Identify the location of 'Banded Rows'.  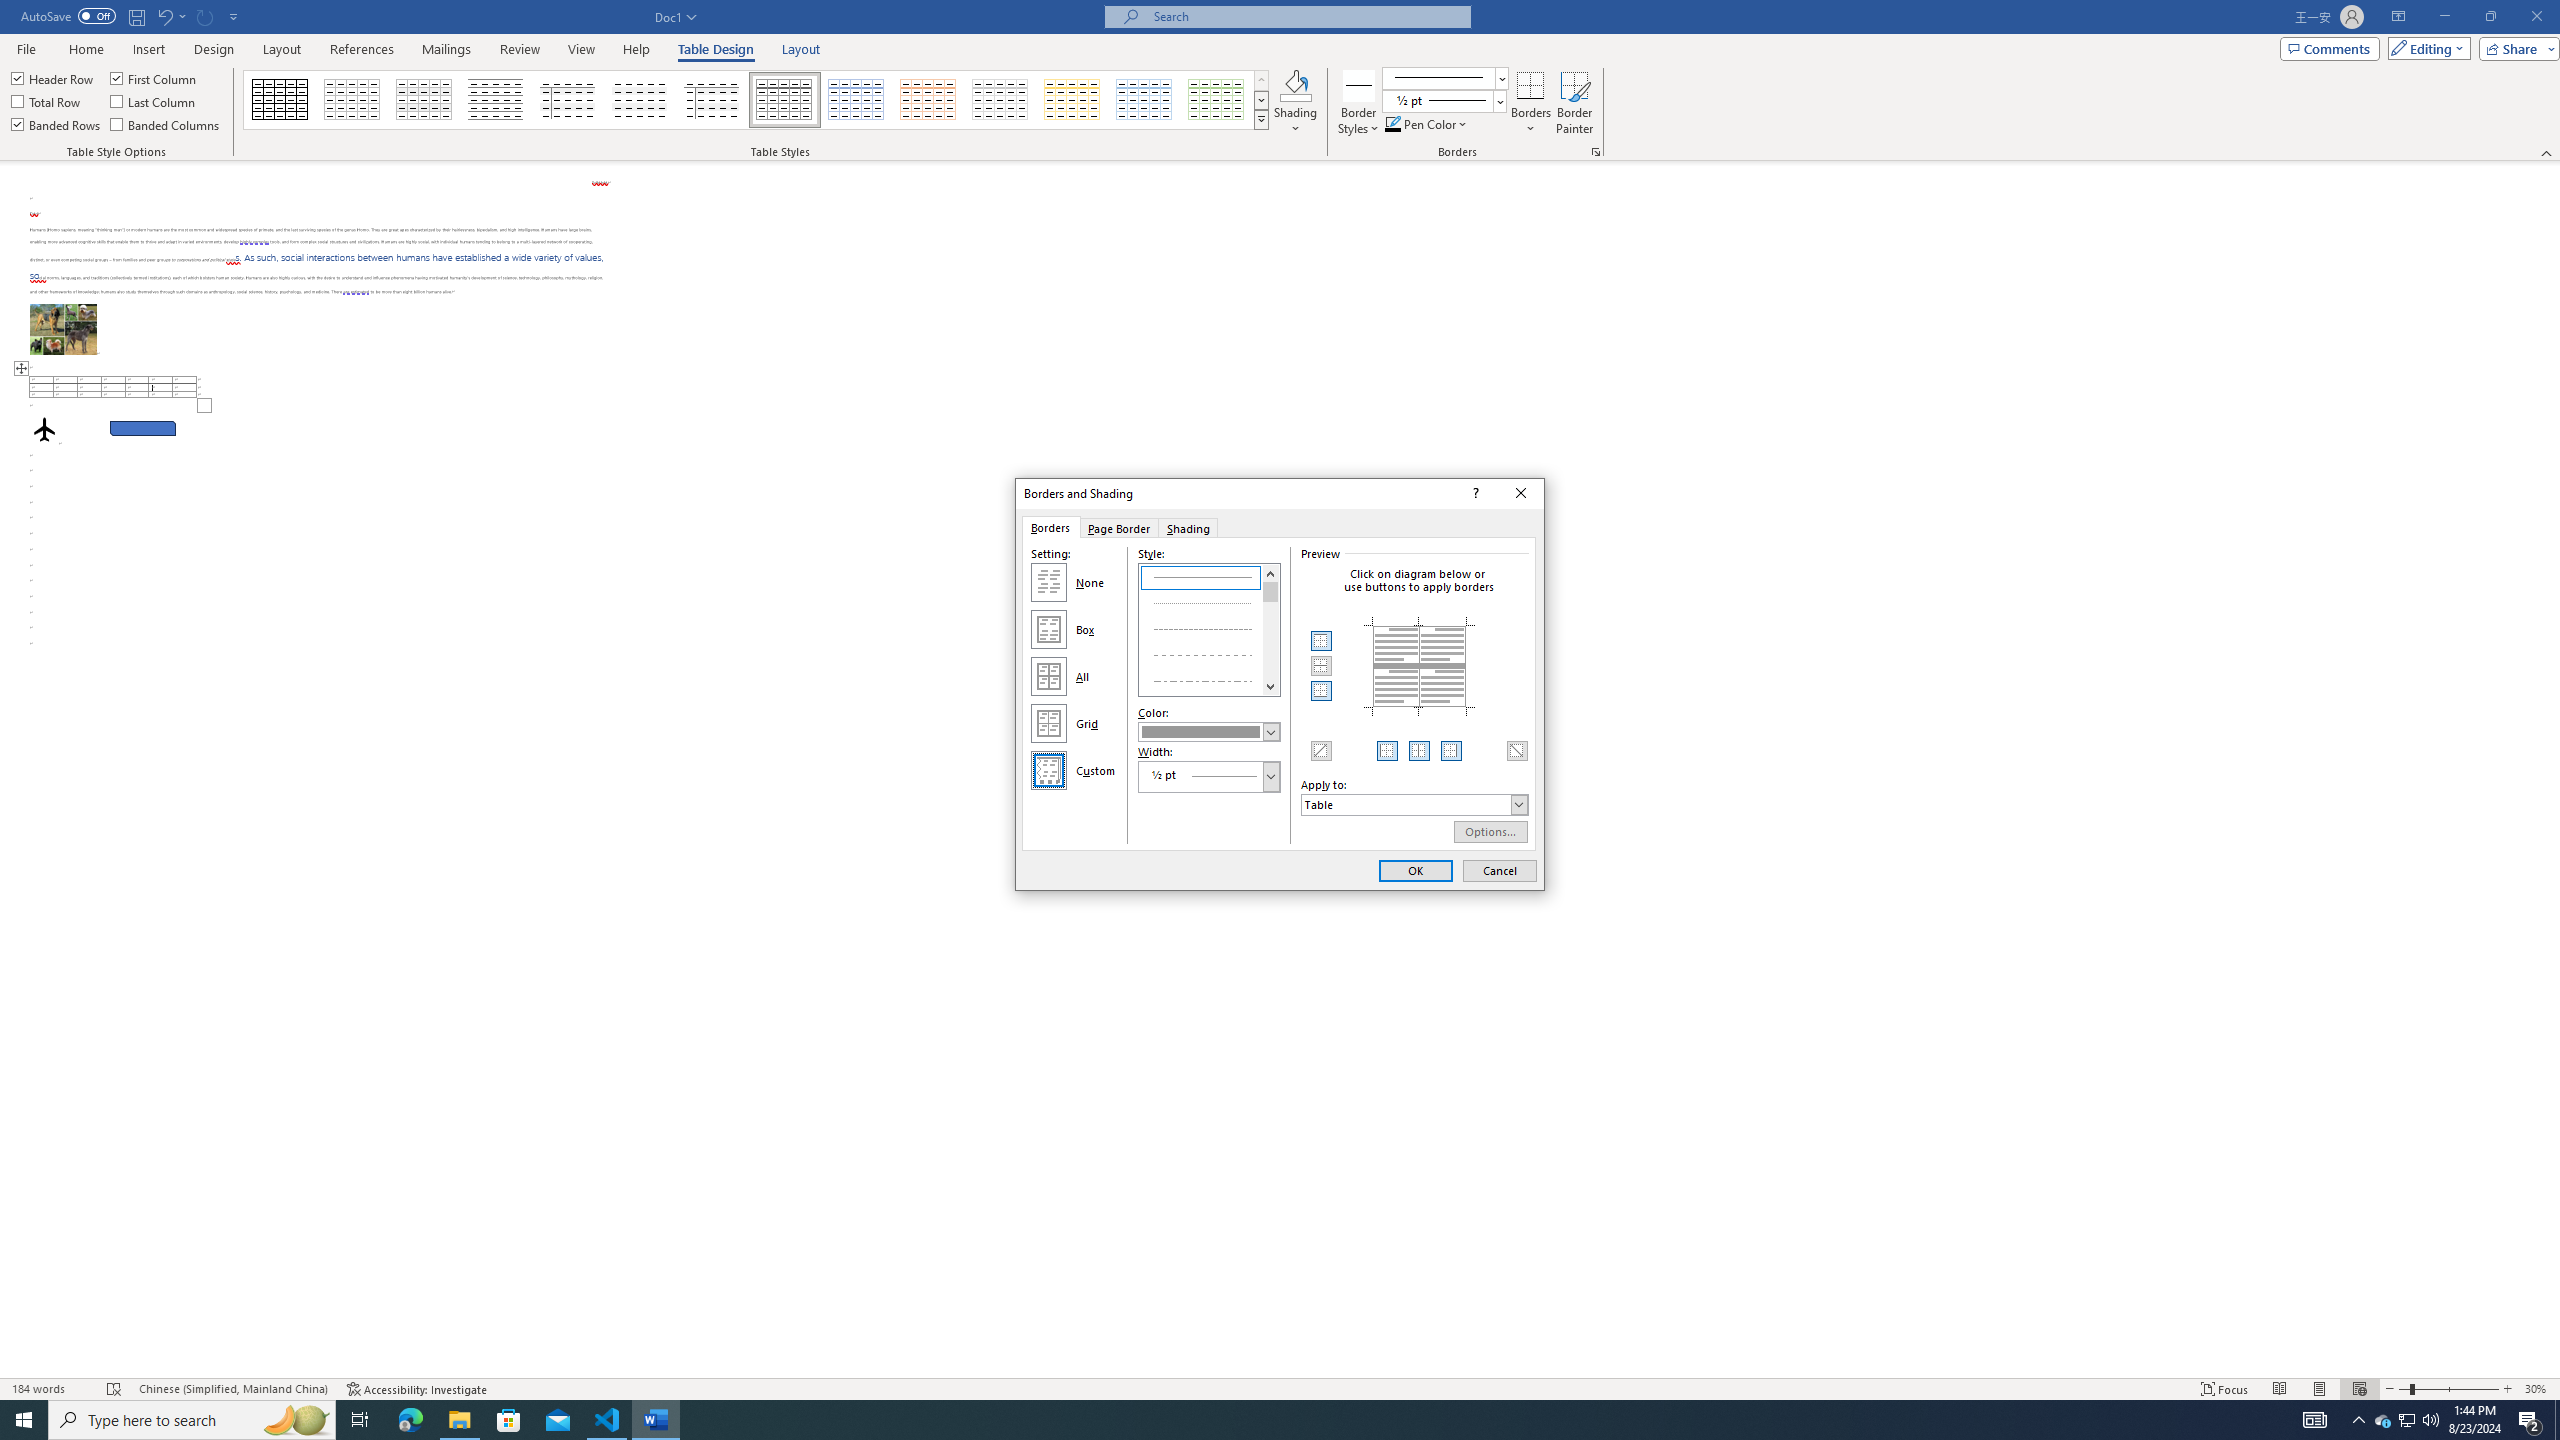
(57, 122).